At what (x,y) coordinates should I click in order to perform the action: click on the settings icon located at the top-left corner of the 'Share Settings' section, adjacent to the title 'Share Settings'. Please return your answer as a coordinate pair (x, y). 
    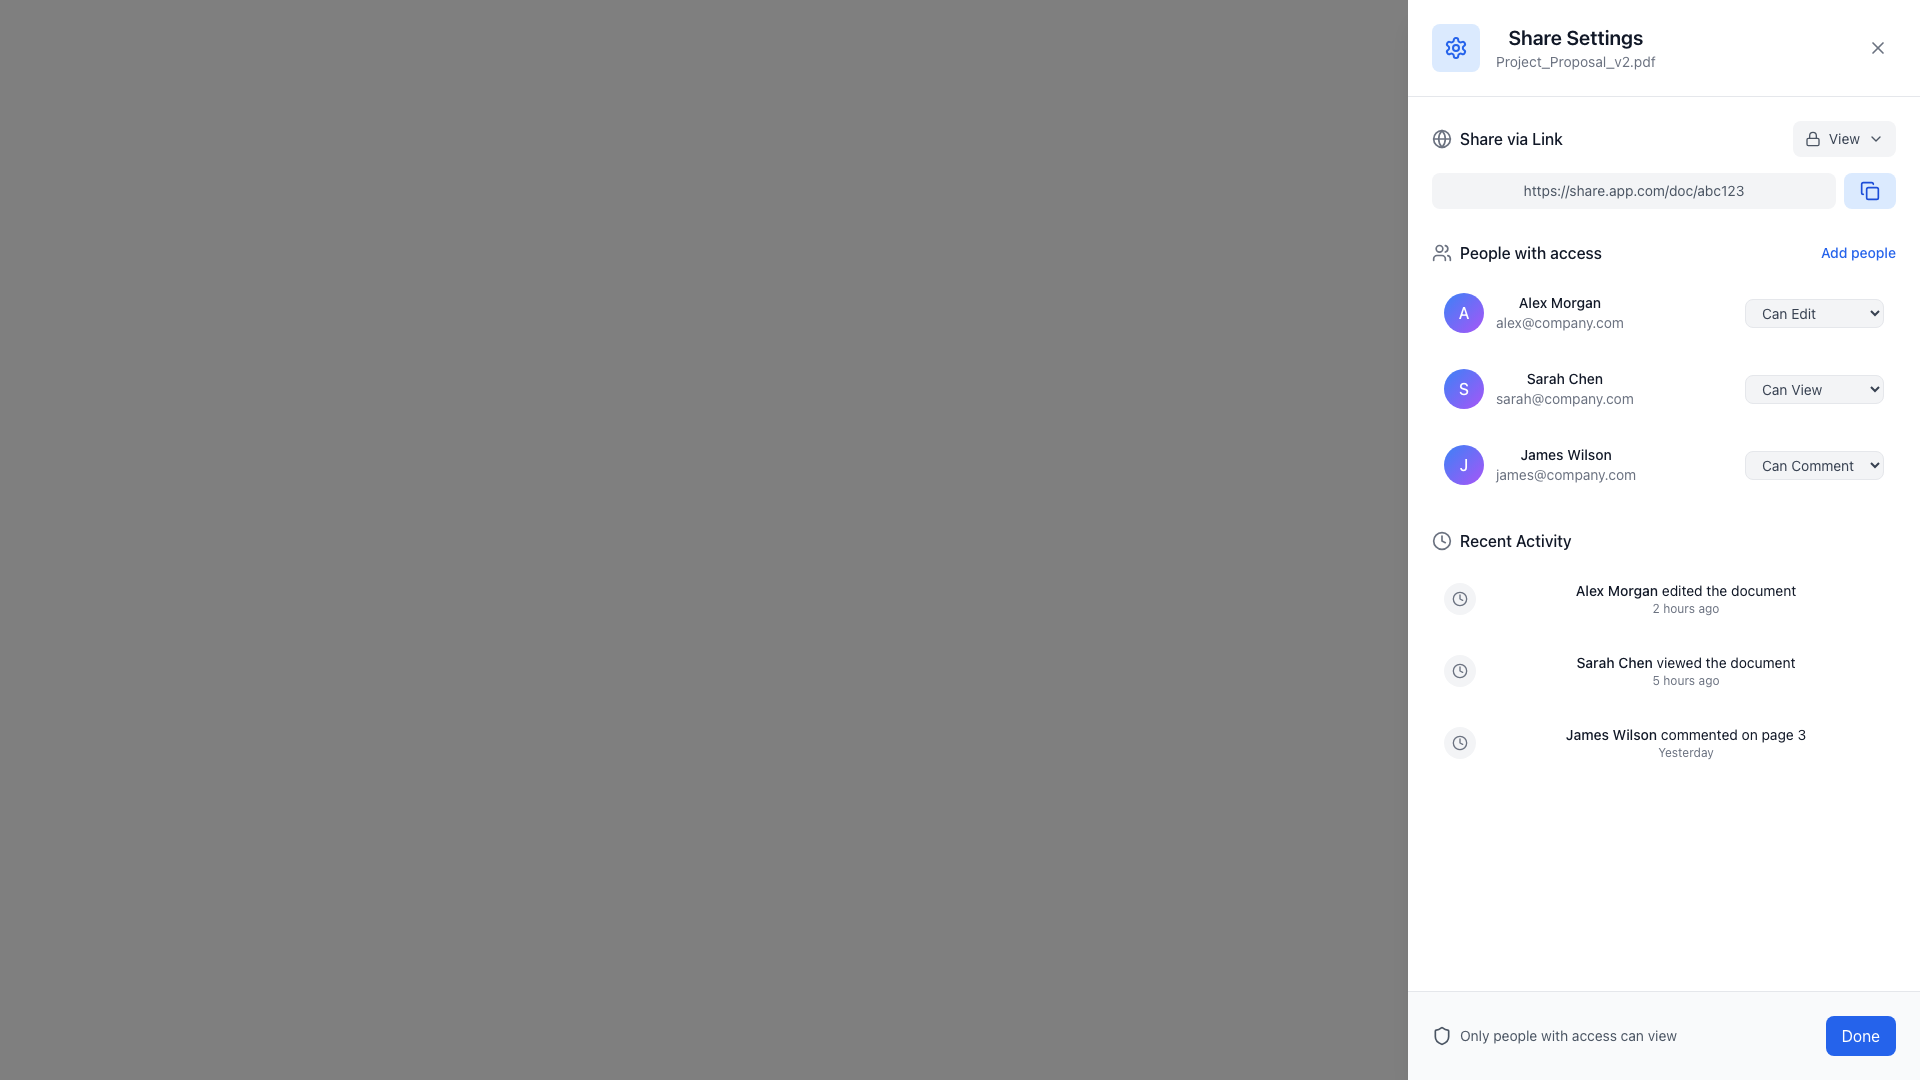
    Looking at the image, I should click on (1455, 46).